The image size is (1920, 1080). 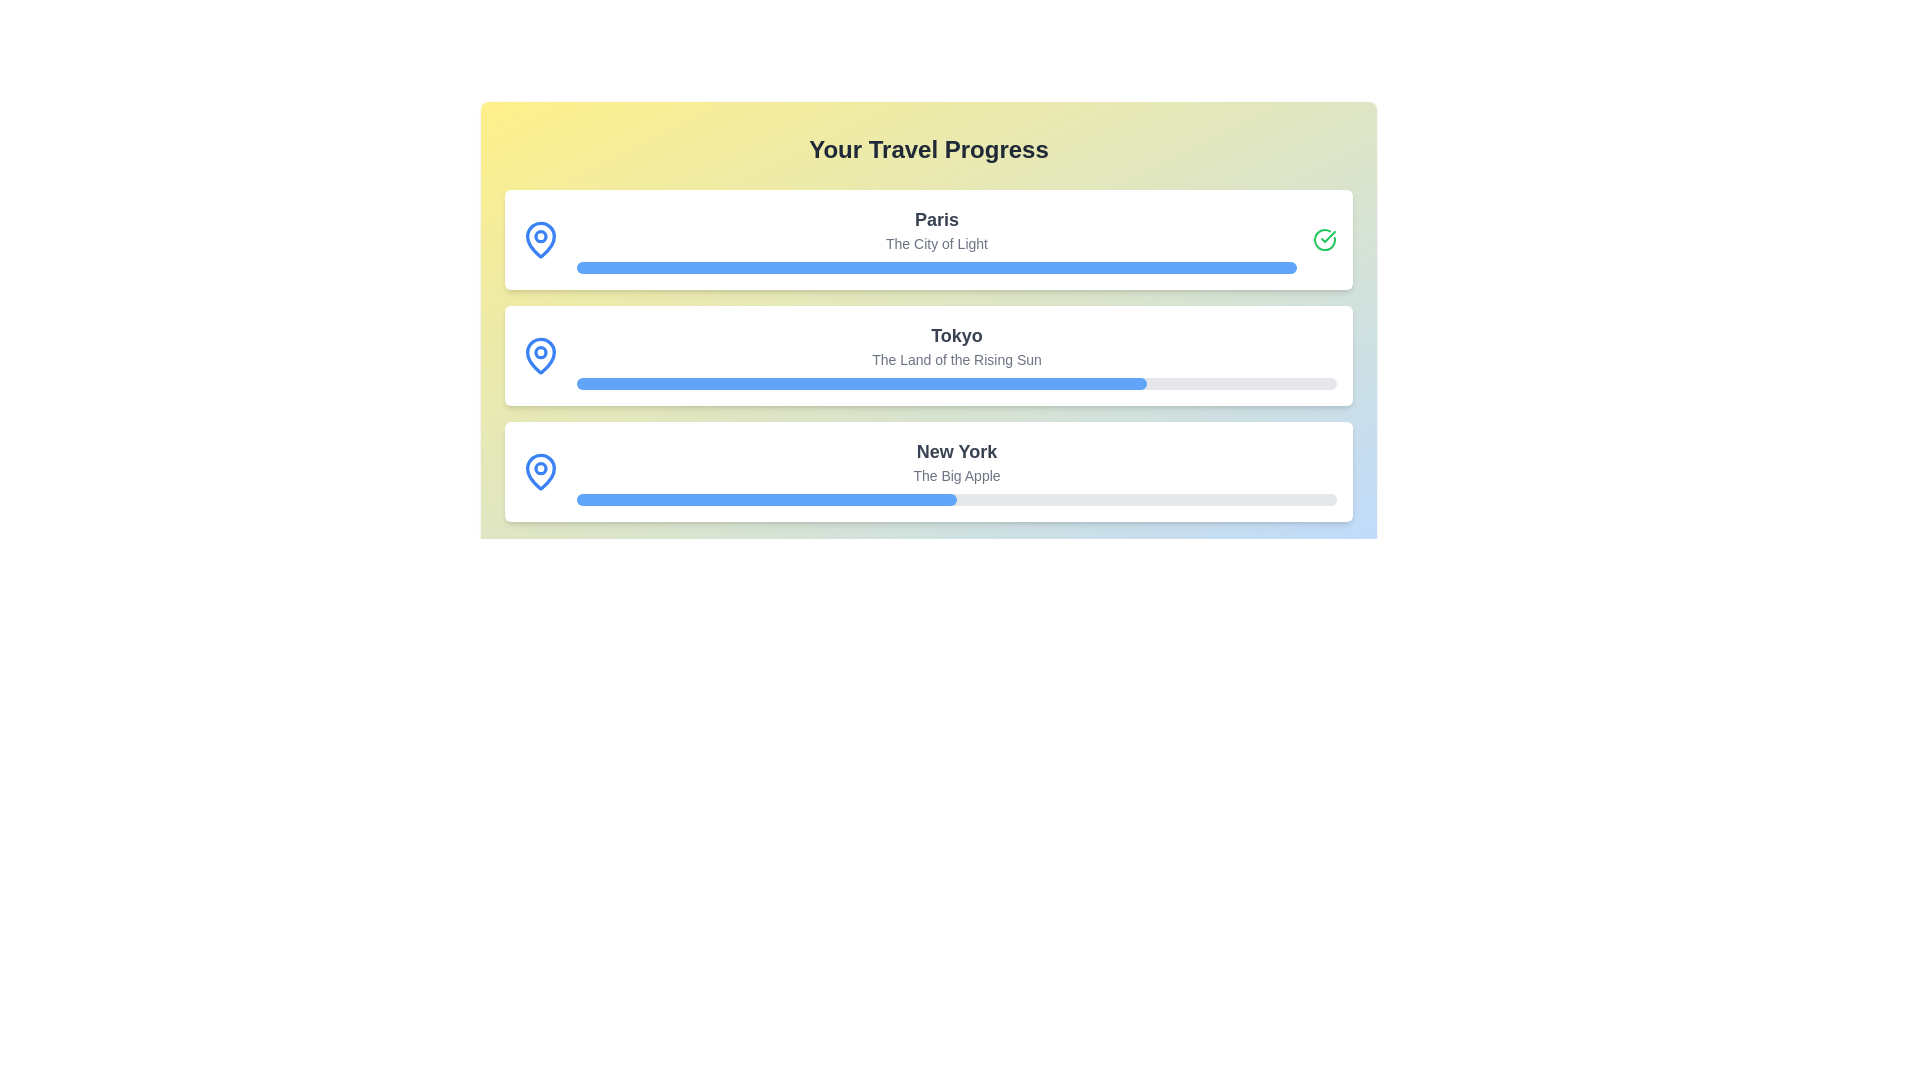 What do you see at coordinates (1328, 235) in the screenshot?
I see `the checkmark icon within the green circle, located in the top right corner of the progress bar for the 'Paris' section` at bounding box center [1328, 235].